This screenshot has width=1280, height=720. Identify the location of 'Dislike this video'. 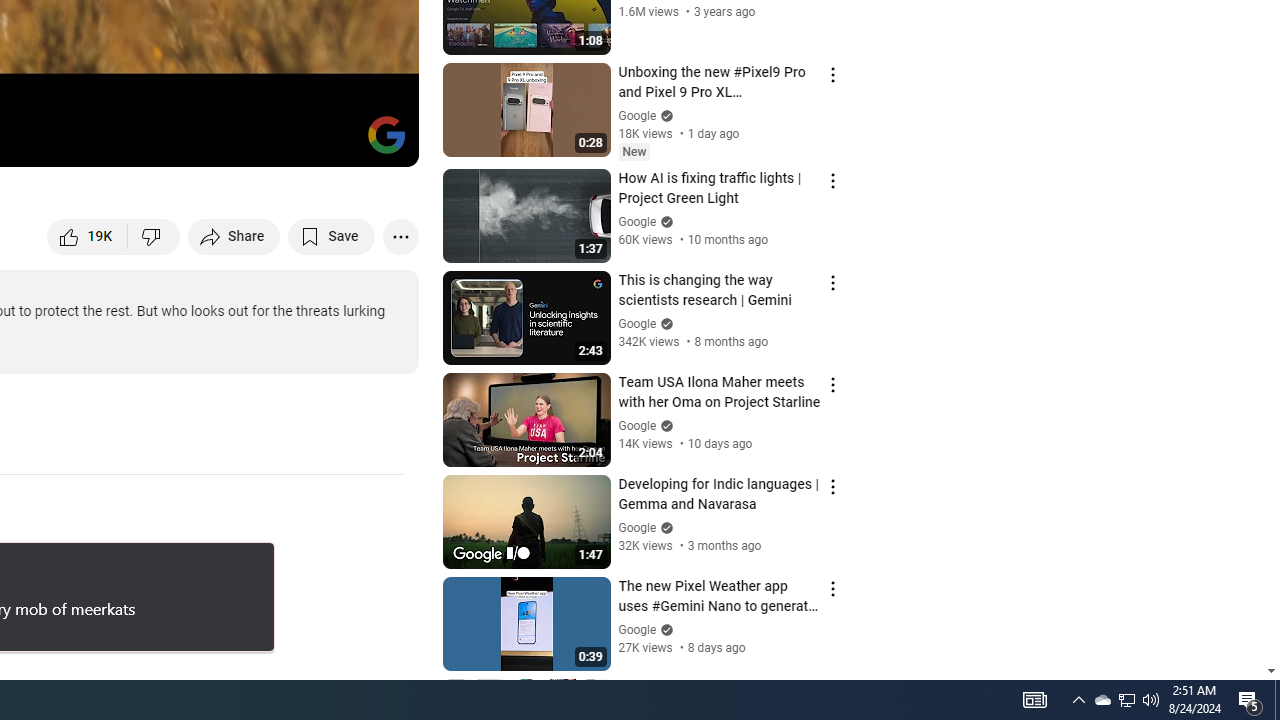
(153, 235).